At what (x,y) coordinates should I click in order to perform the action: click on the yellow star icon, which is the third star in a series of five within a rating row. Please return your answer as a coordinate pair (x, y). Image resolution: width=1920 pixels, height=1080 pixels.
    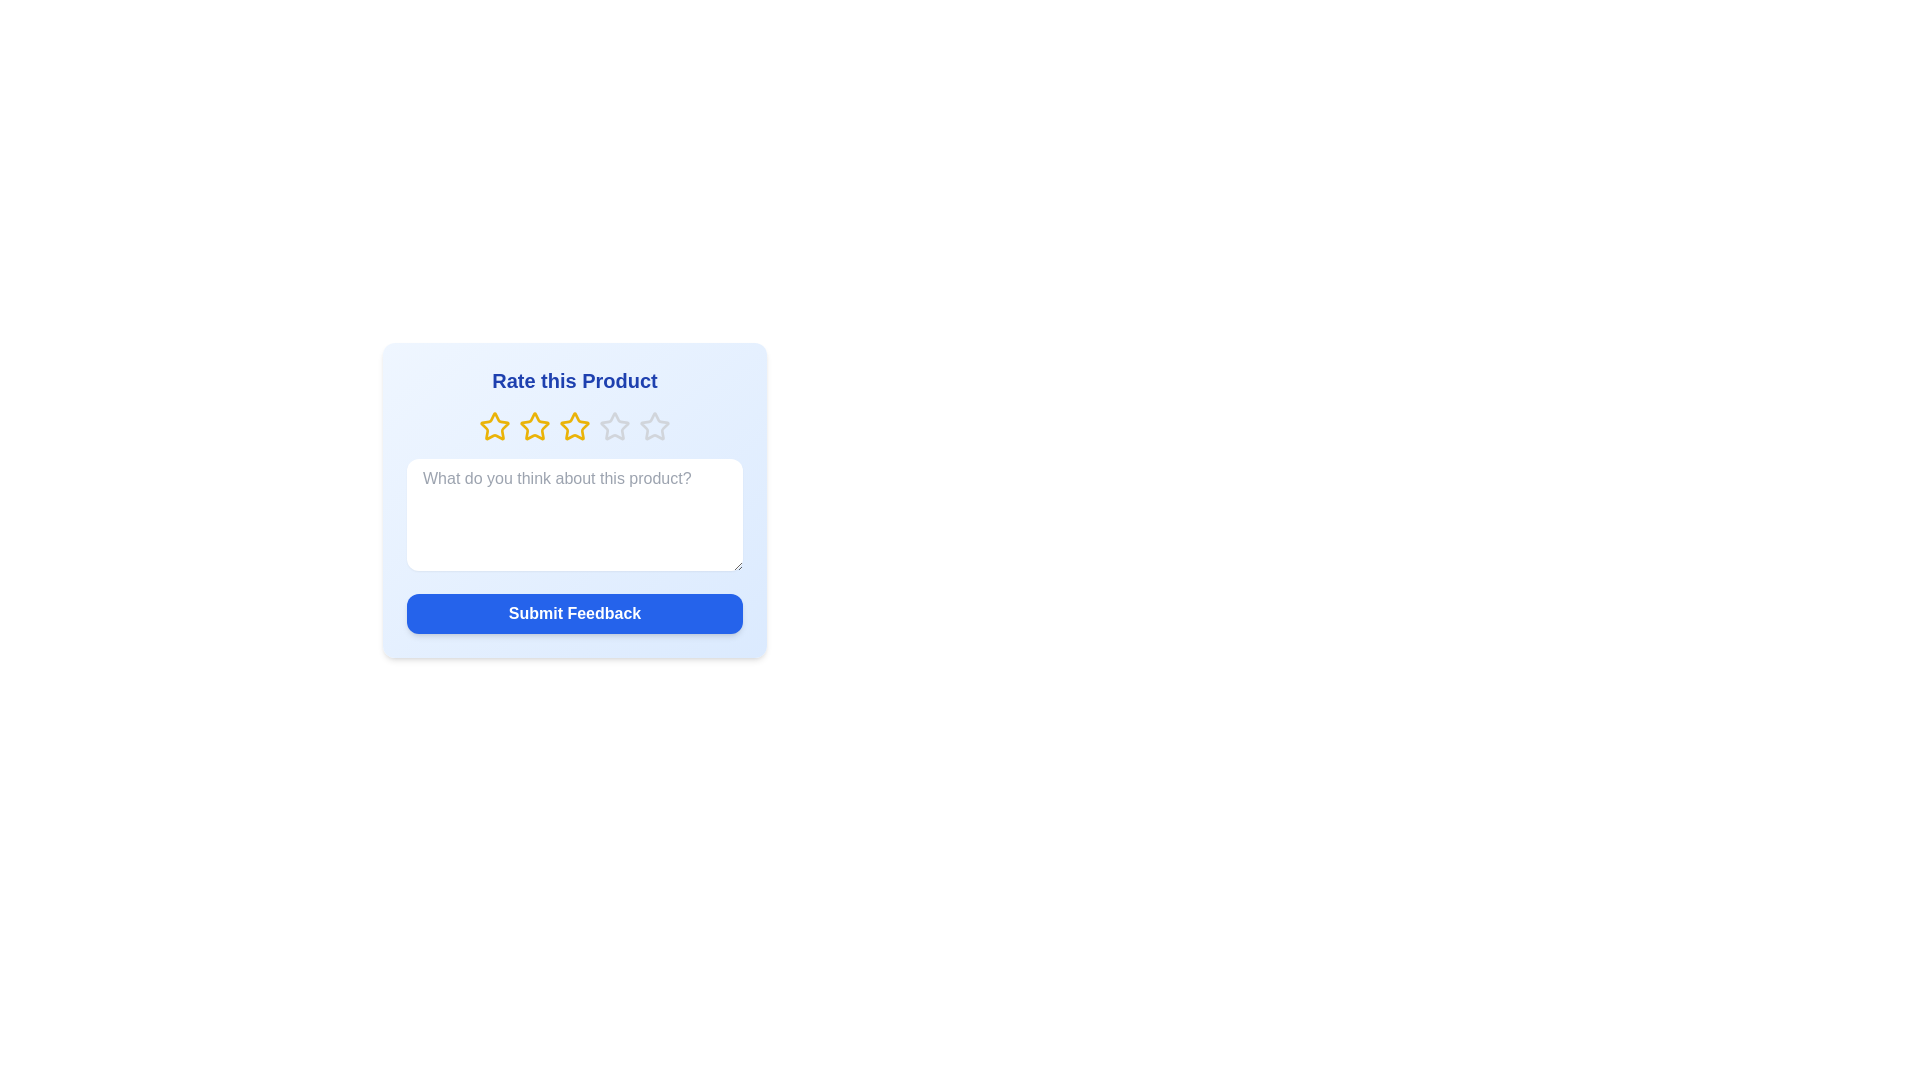
    Looking at the image, I should click on (534, 426).